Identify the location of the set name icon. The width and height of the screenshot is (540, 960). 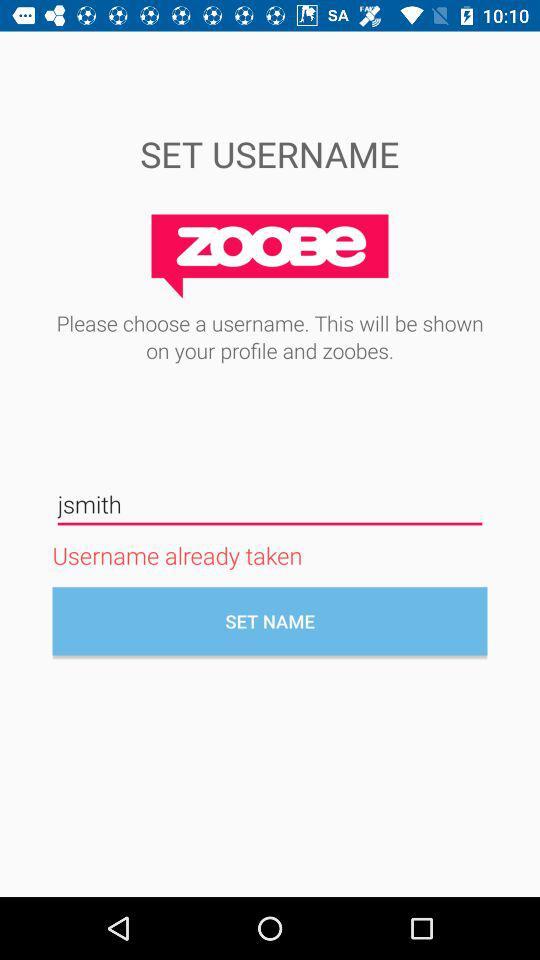
(270, 620).